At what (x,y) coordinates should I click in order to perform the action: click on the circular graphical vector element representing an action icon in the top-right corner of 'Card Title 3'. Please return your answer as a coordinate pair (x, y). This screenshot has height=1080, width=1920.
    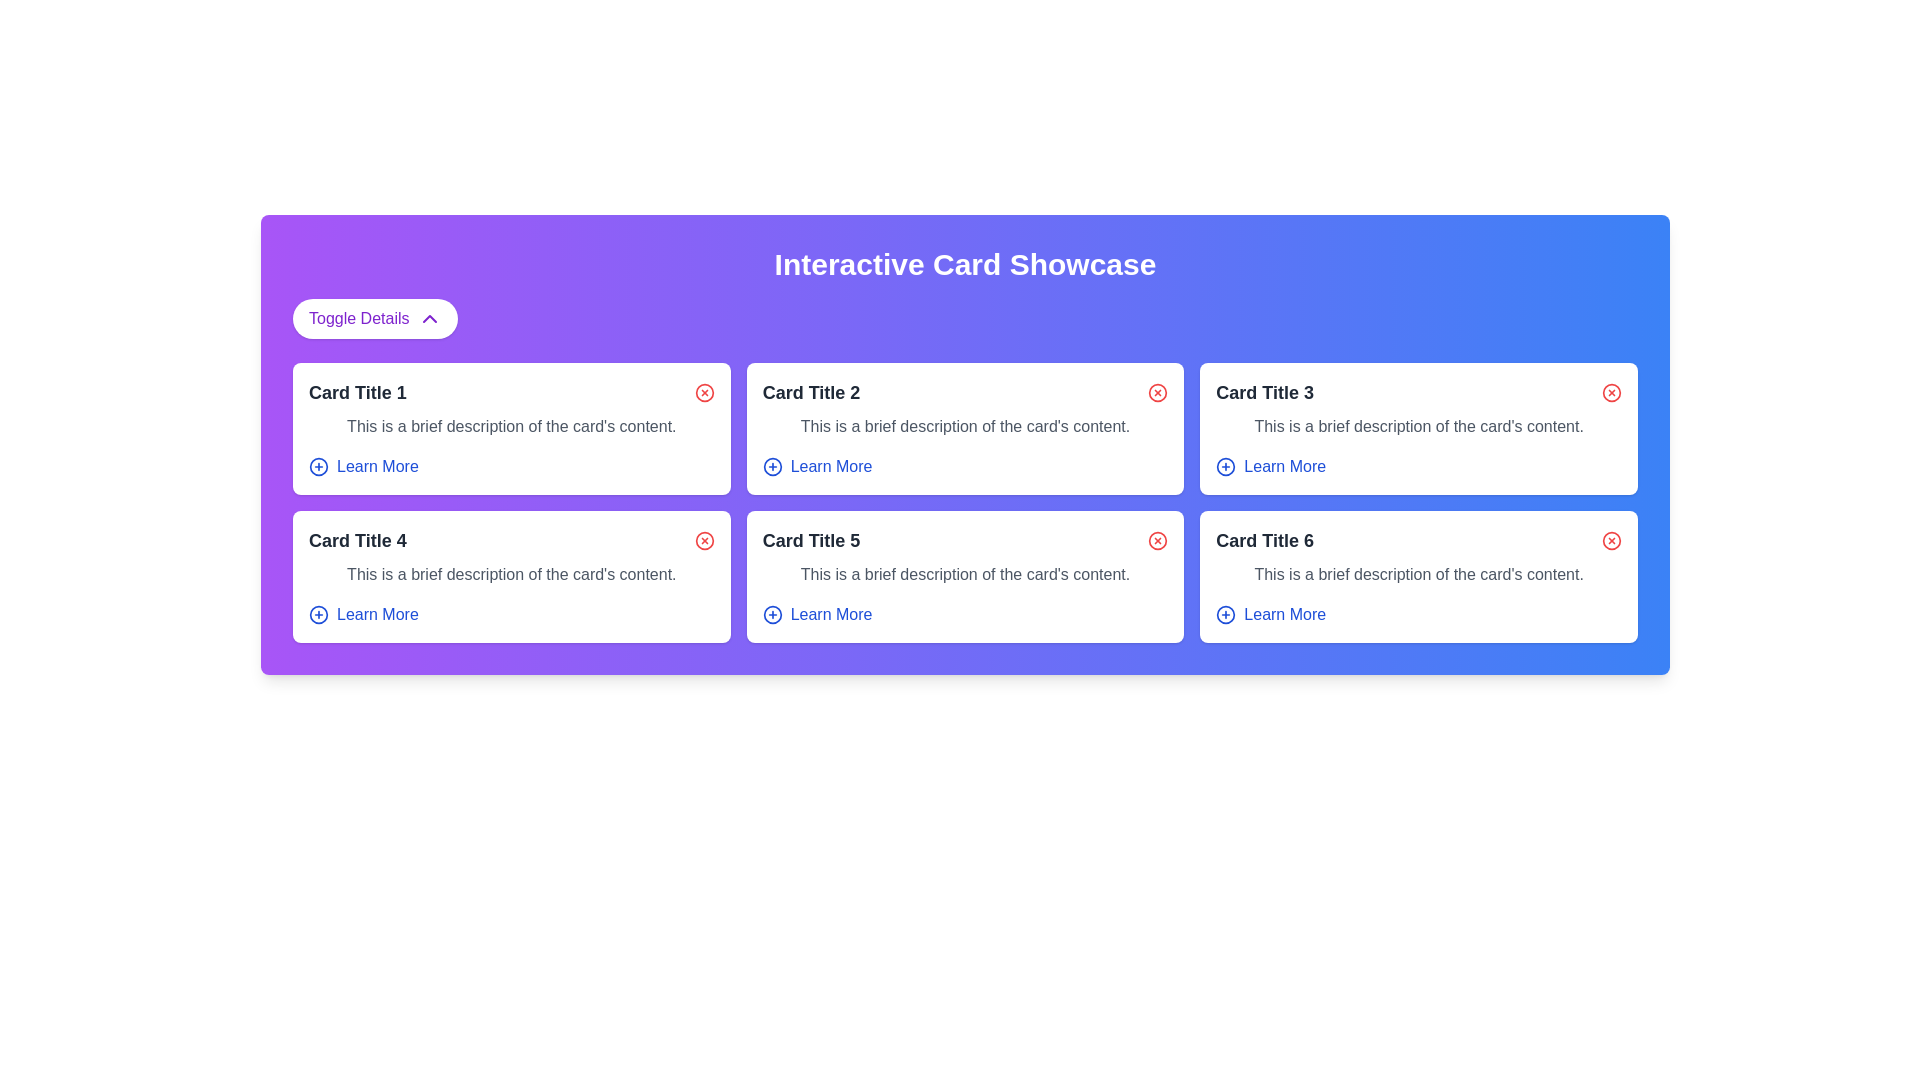
    Looking at the image, I should click on (1225, 466).